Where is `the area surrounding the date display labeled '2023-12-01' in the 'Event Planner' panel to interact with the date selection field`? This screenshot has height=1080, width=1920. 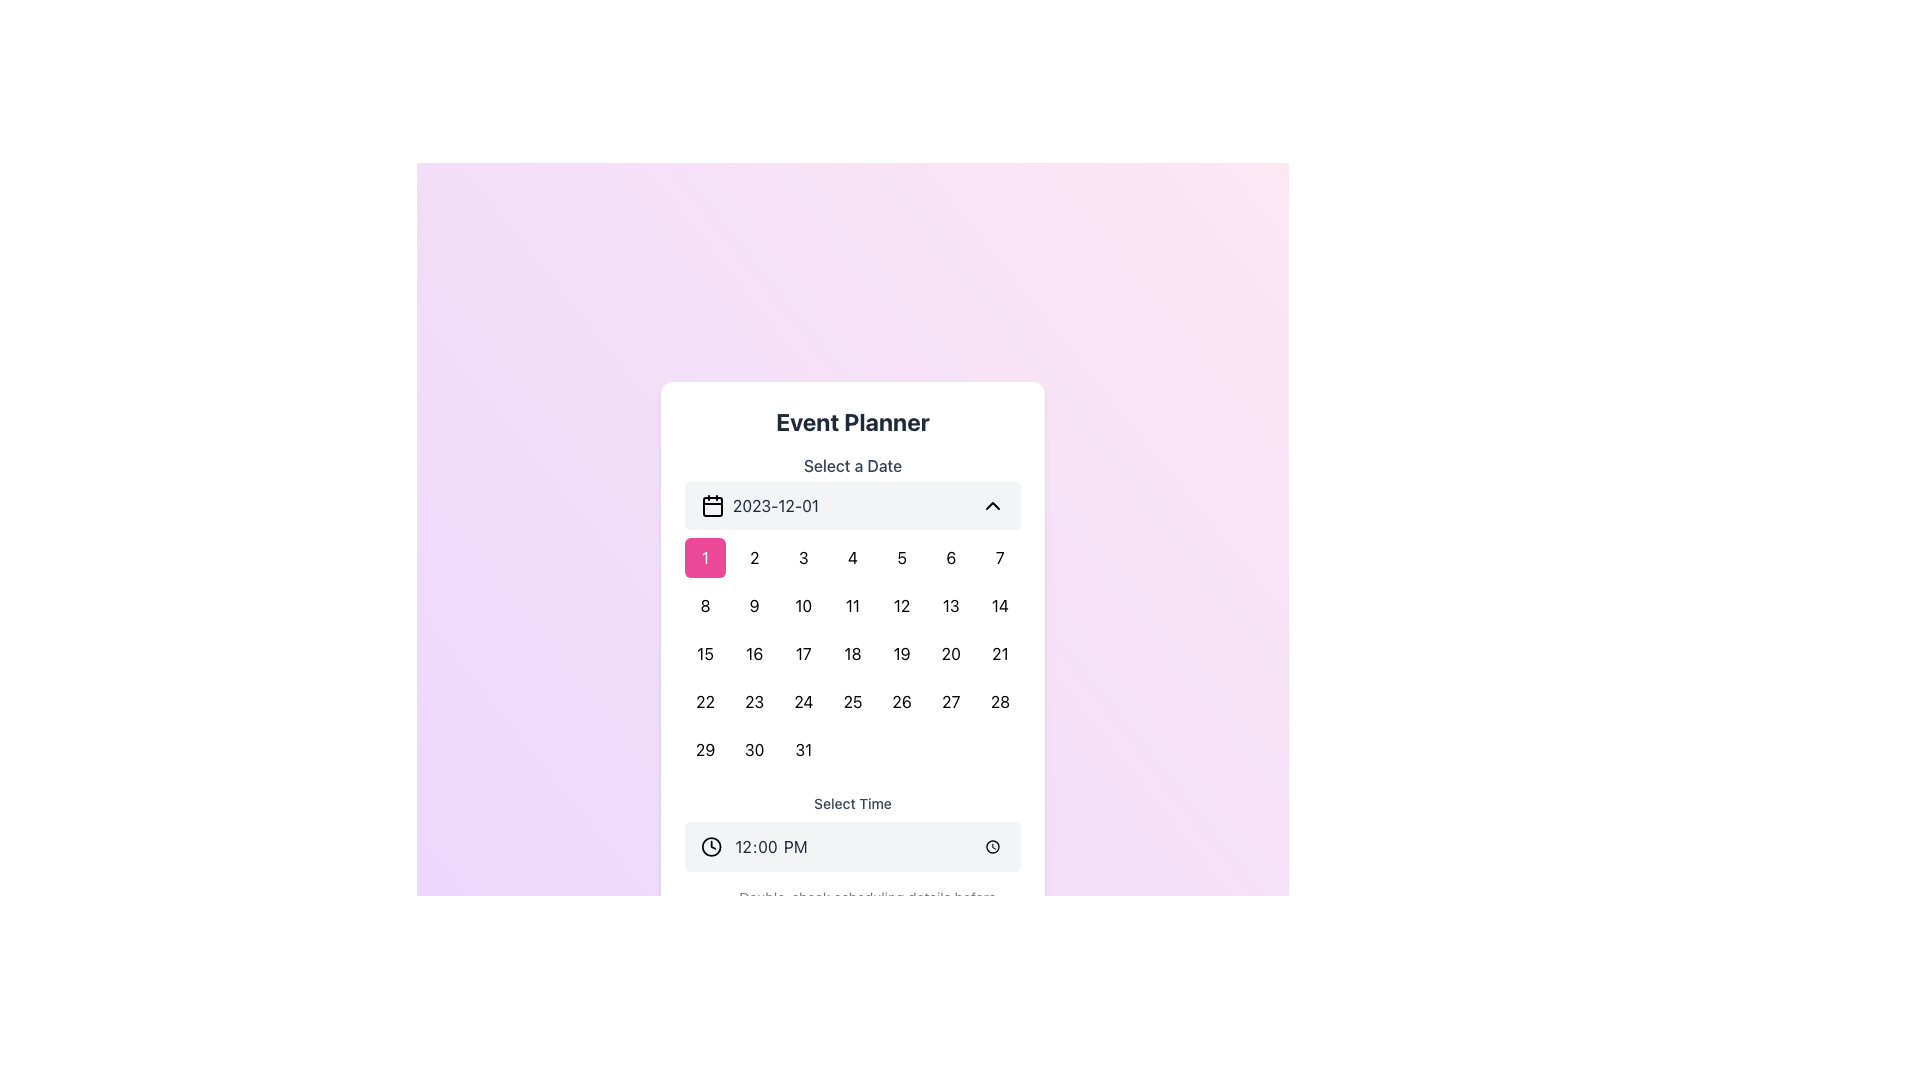
the area surrounding the date display labeled '2023-12-01' in the 'Event Planner' panel to interact with the date selection field is located at coordinates (758, 504).